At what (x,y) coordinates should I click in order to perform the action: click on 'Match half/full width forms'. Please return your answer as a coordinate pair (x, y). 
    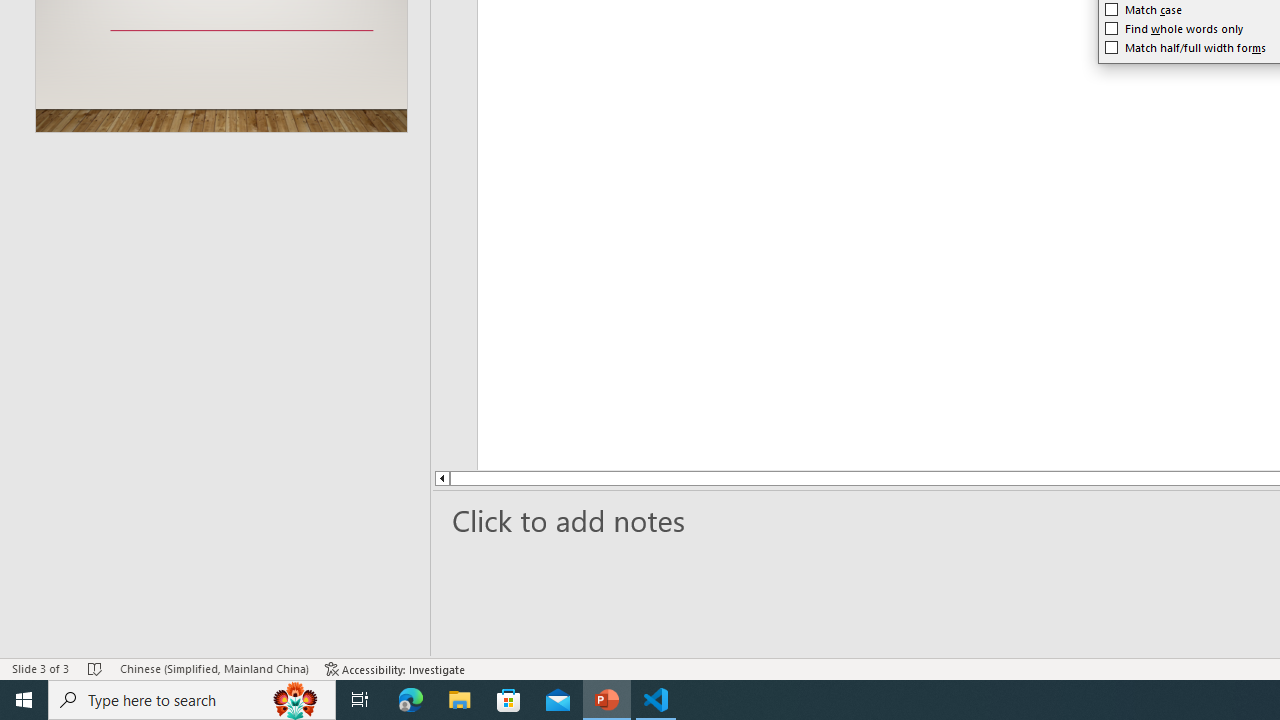
    Looking at the image, I should click on (1186, 47).